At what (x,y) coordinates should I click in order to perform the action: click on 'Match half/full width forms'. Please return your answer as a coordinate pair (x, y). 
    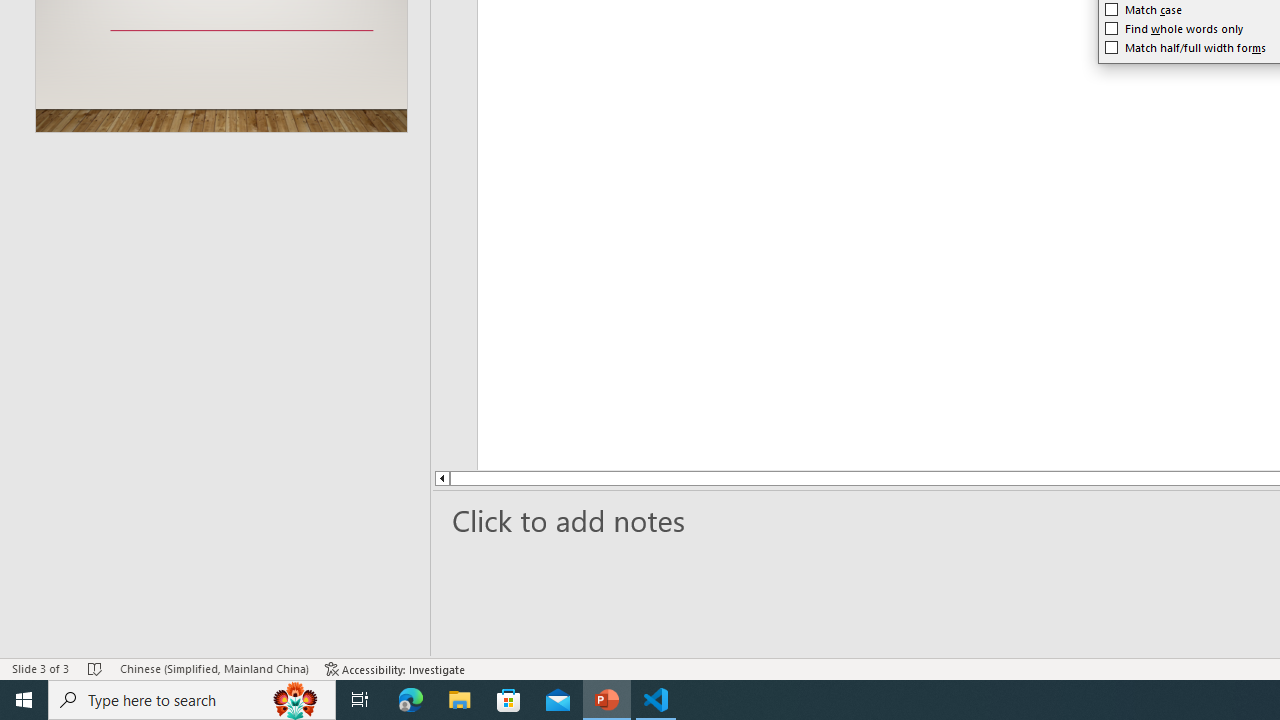
    Looking at the image, I should click on (1186, 47).